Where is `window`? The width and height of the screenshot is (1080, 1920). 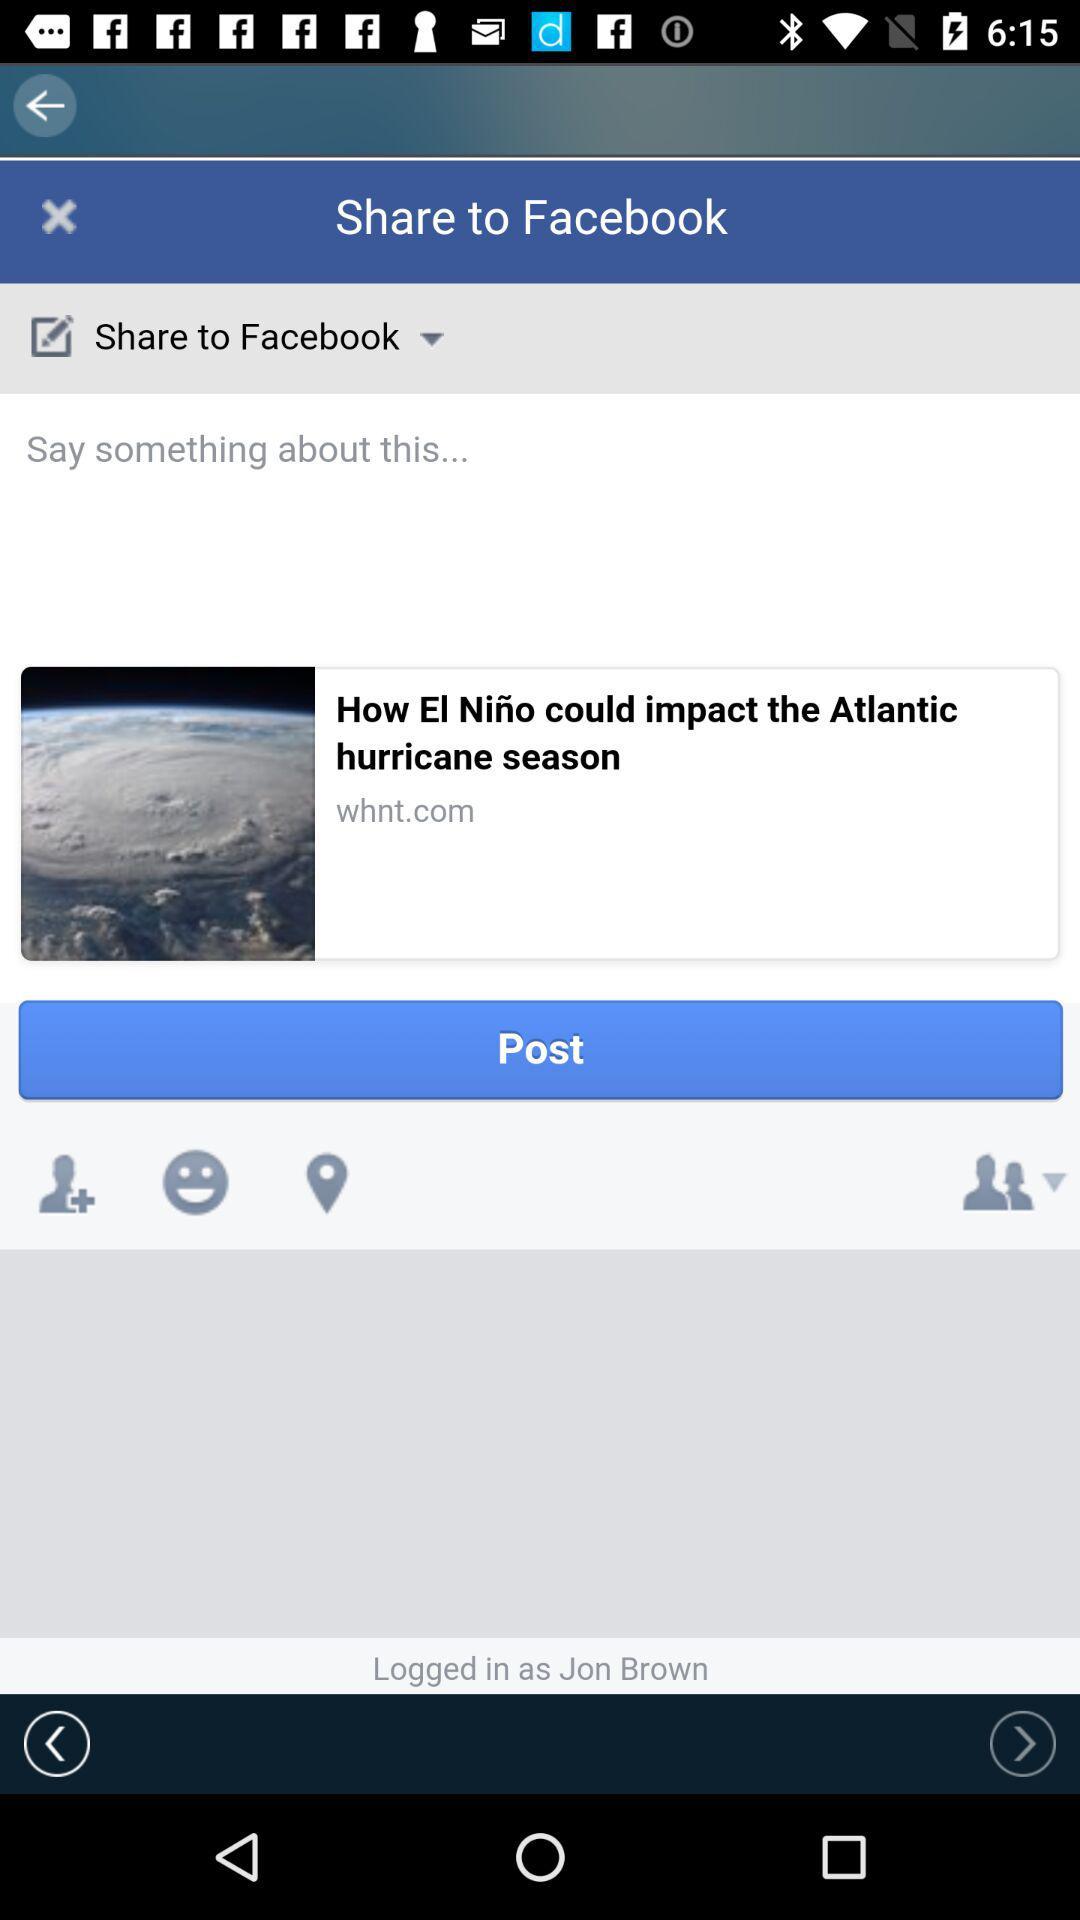 window is located at coordinates (131, 240).